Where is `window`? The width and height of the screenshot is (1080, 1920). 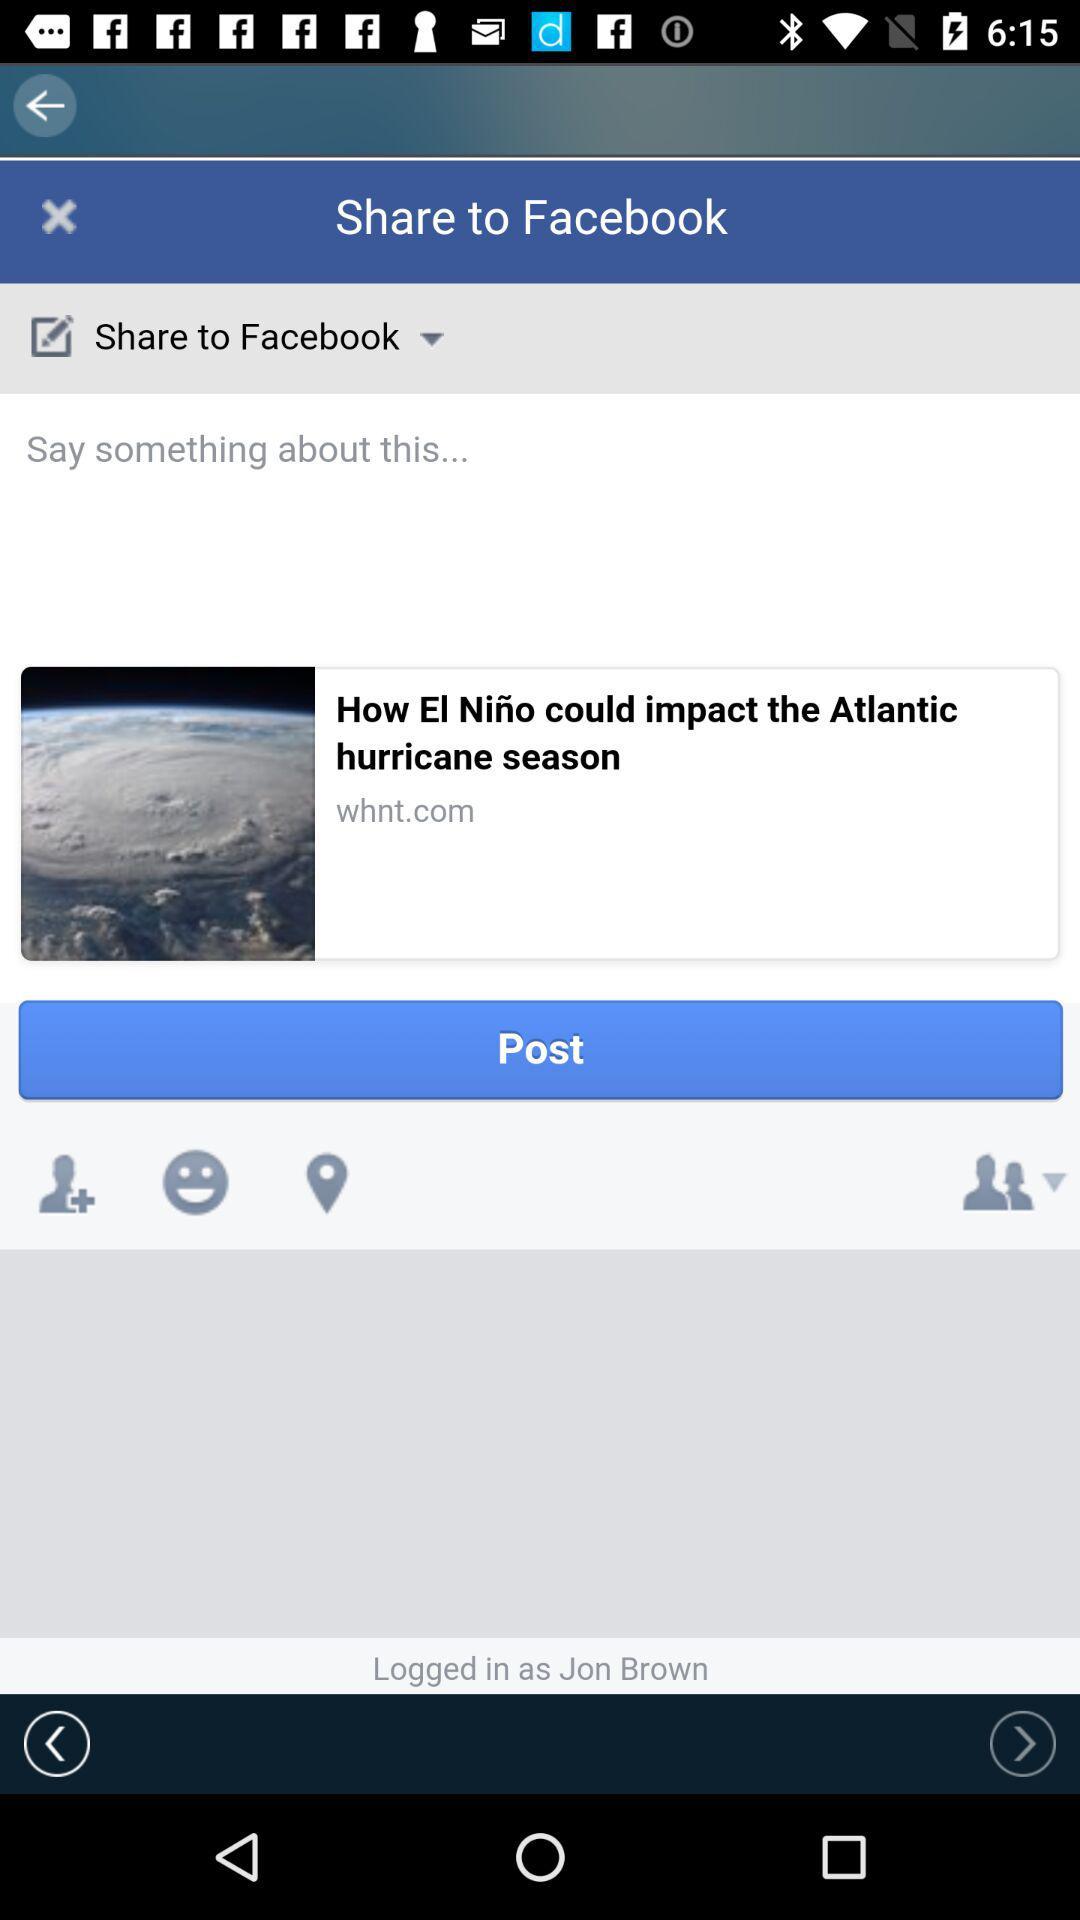 window is located at coordinates (131, 240).